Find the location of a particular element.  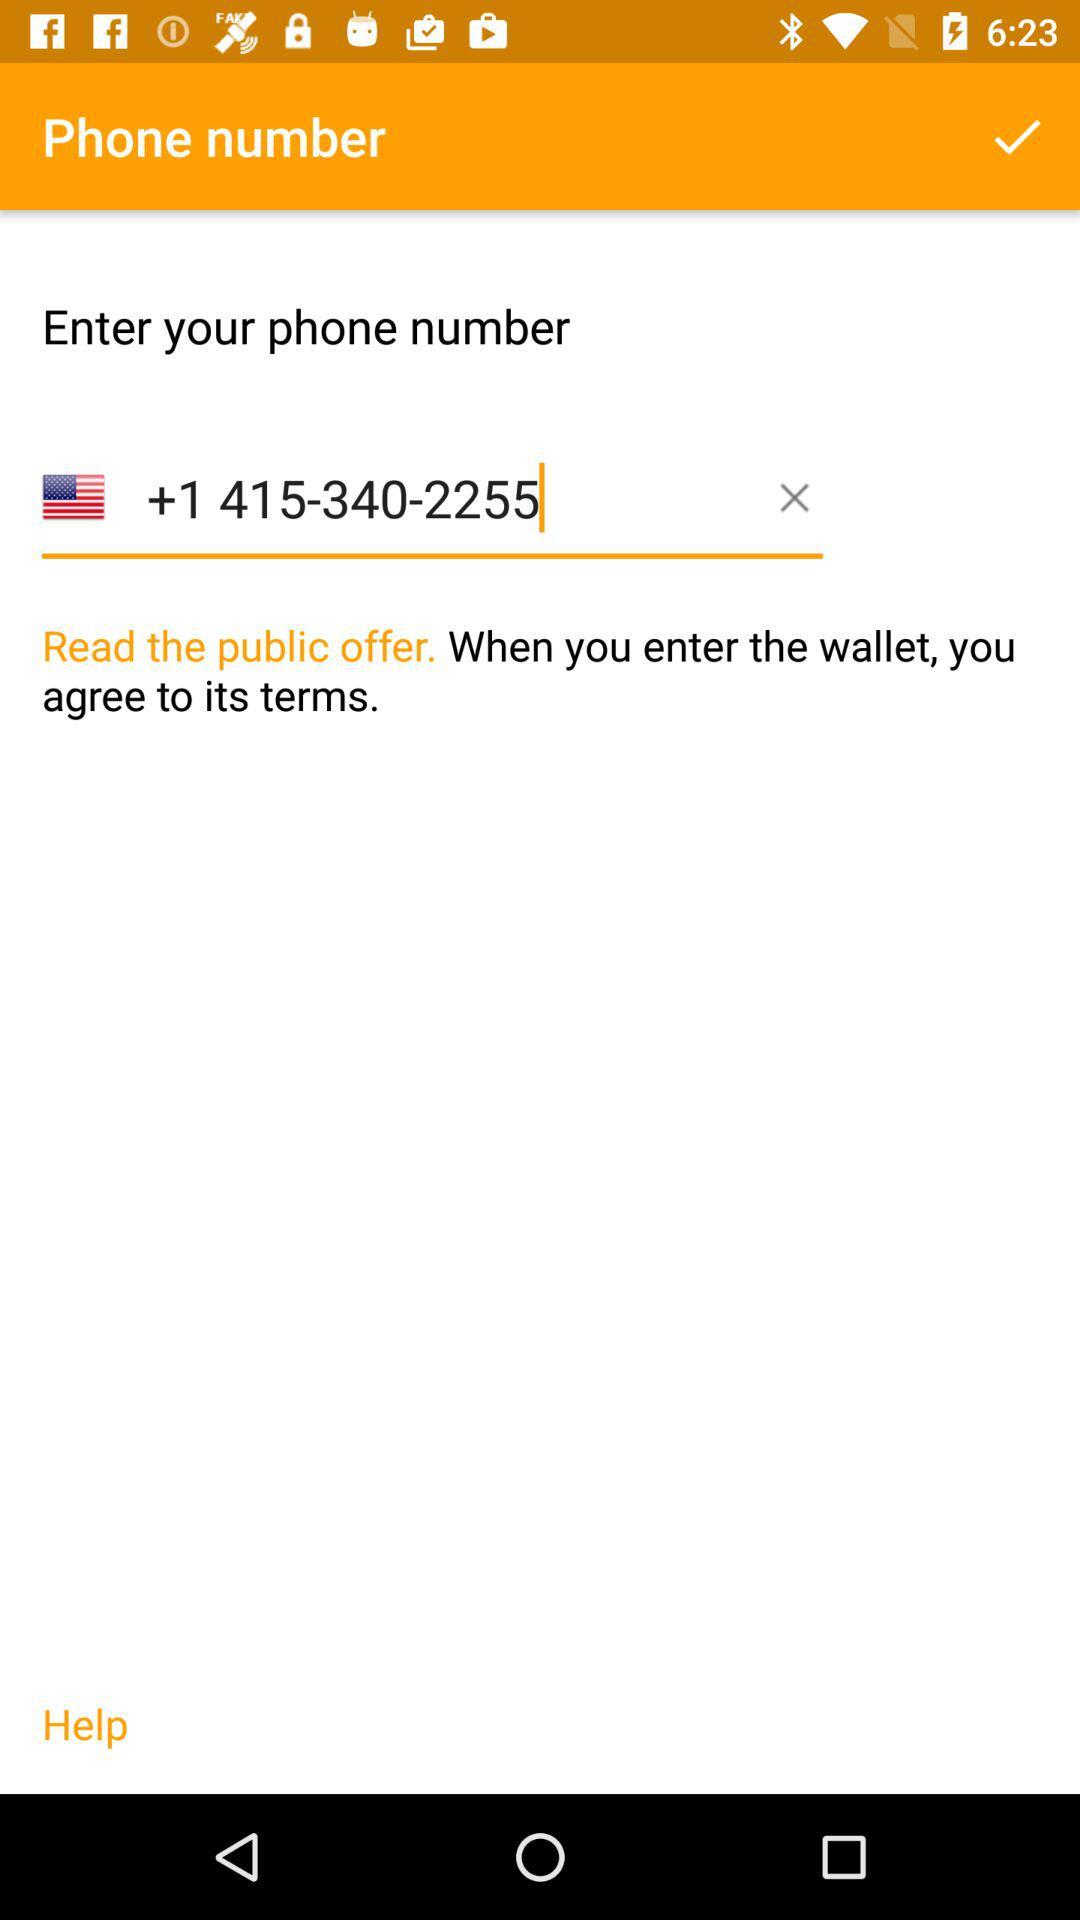

the icon above help icon is located at coordinates (540, 711).